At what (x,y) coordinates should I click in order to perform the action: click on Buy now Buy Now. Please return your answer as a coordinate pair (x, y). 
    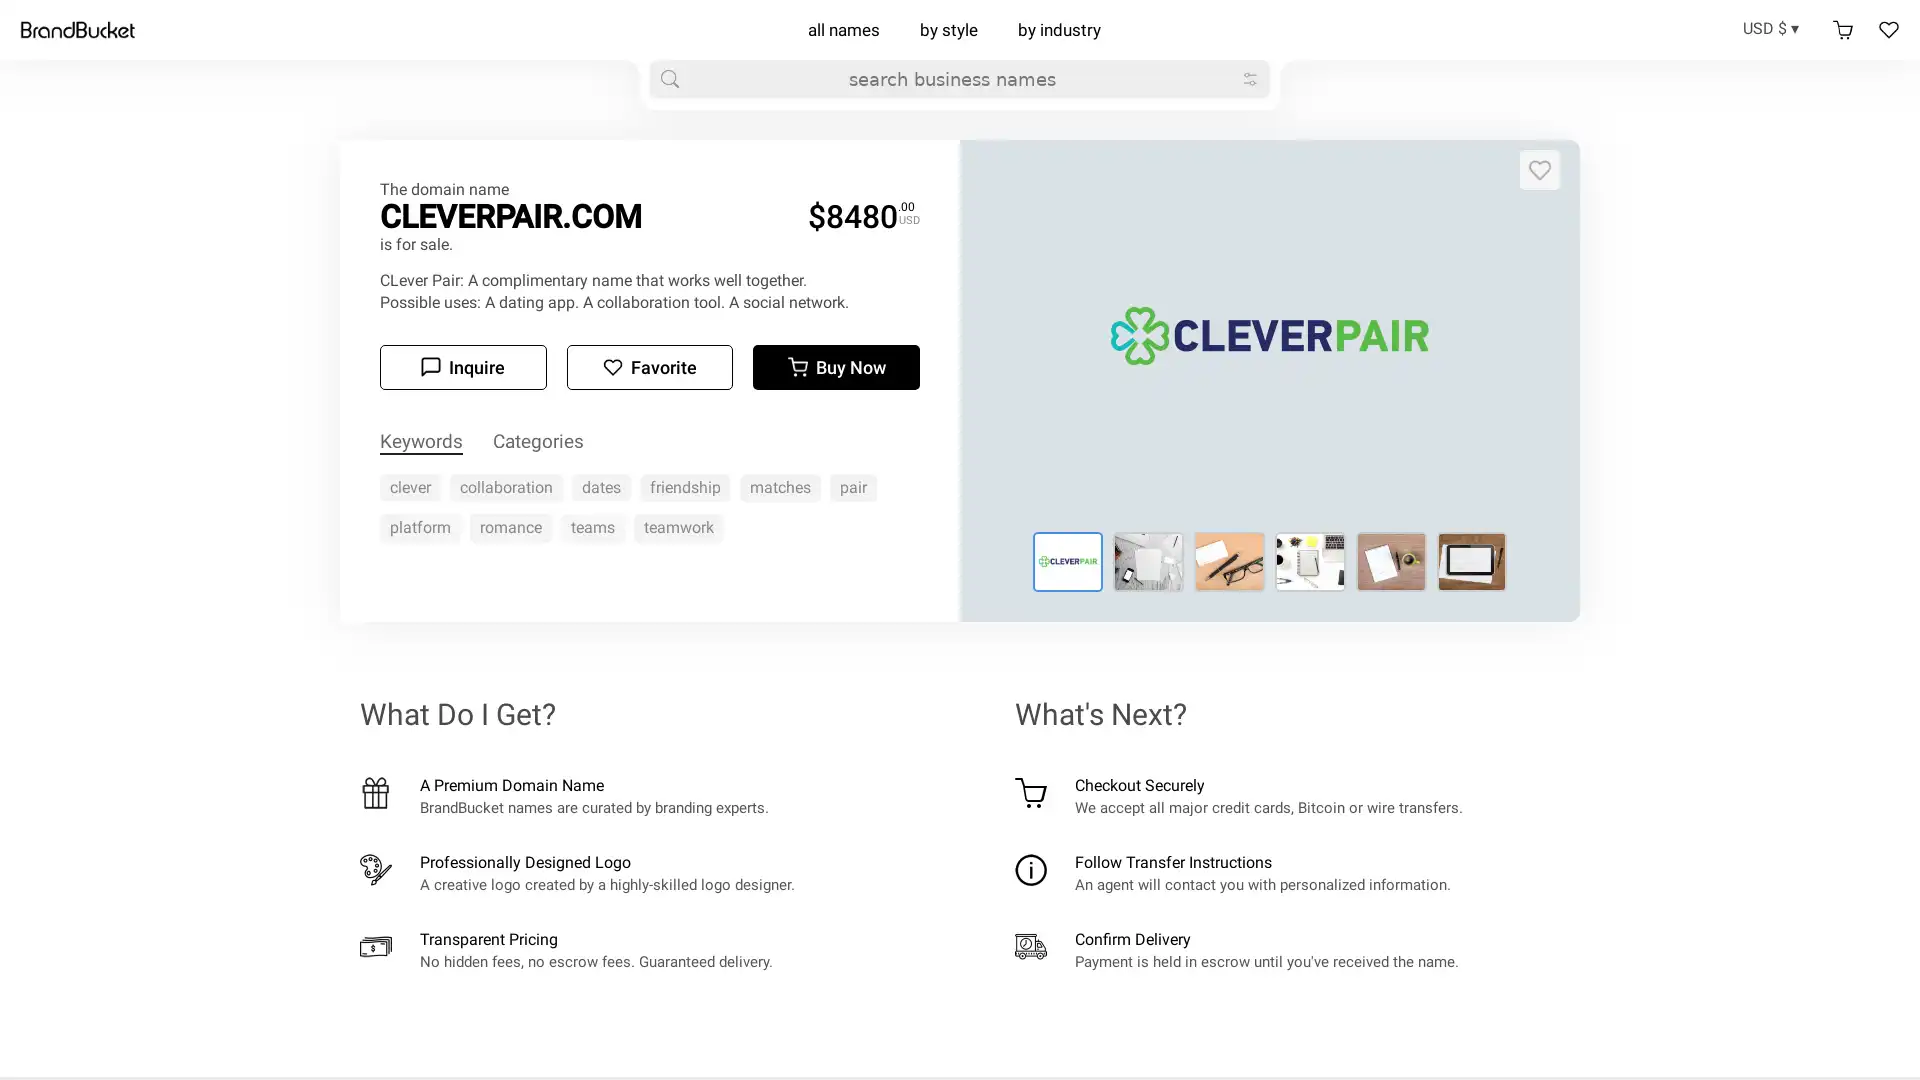
    Looking at the image, I should click on (836, 366).